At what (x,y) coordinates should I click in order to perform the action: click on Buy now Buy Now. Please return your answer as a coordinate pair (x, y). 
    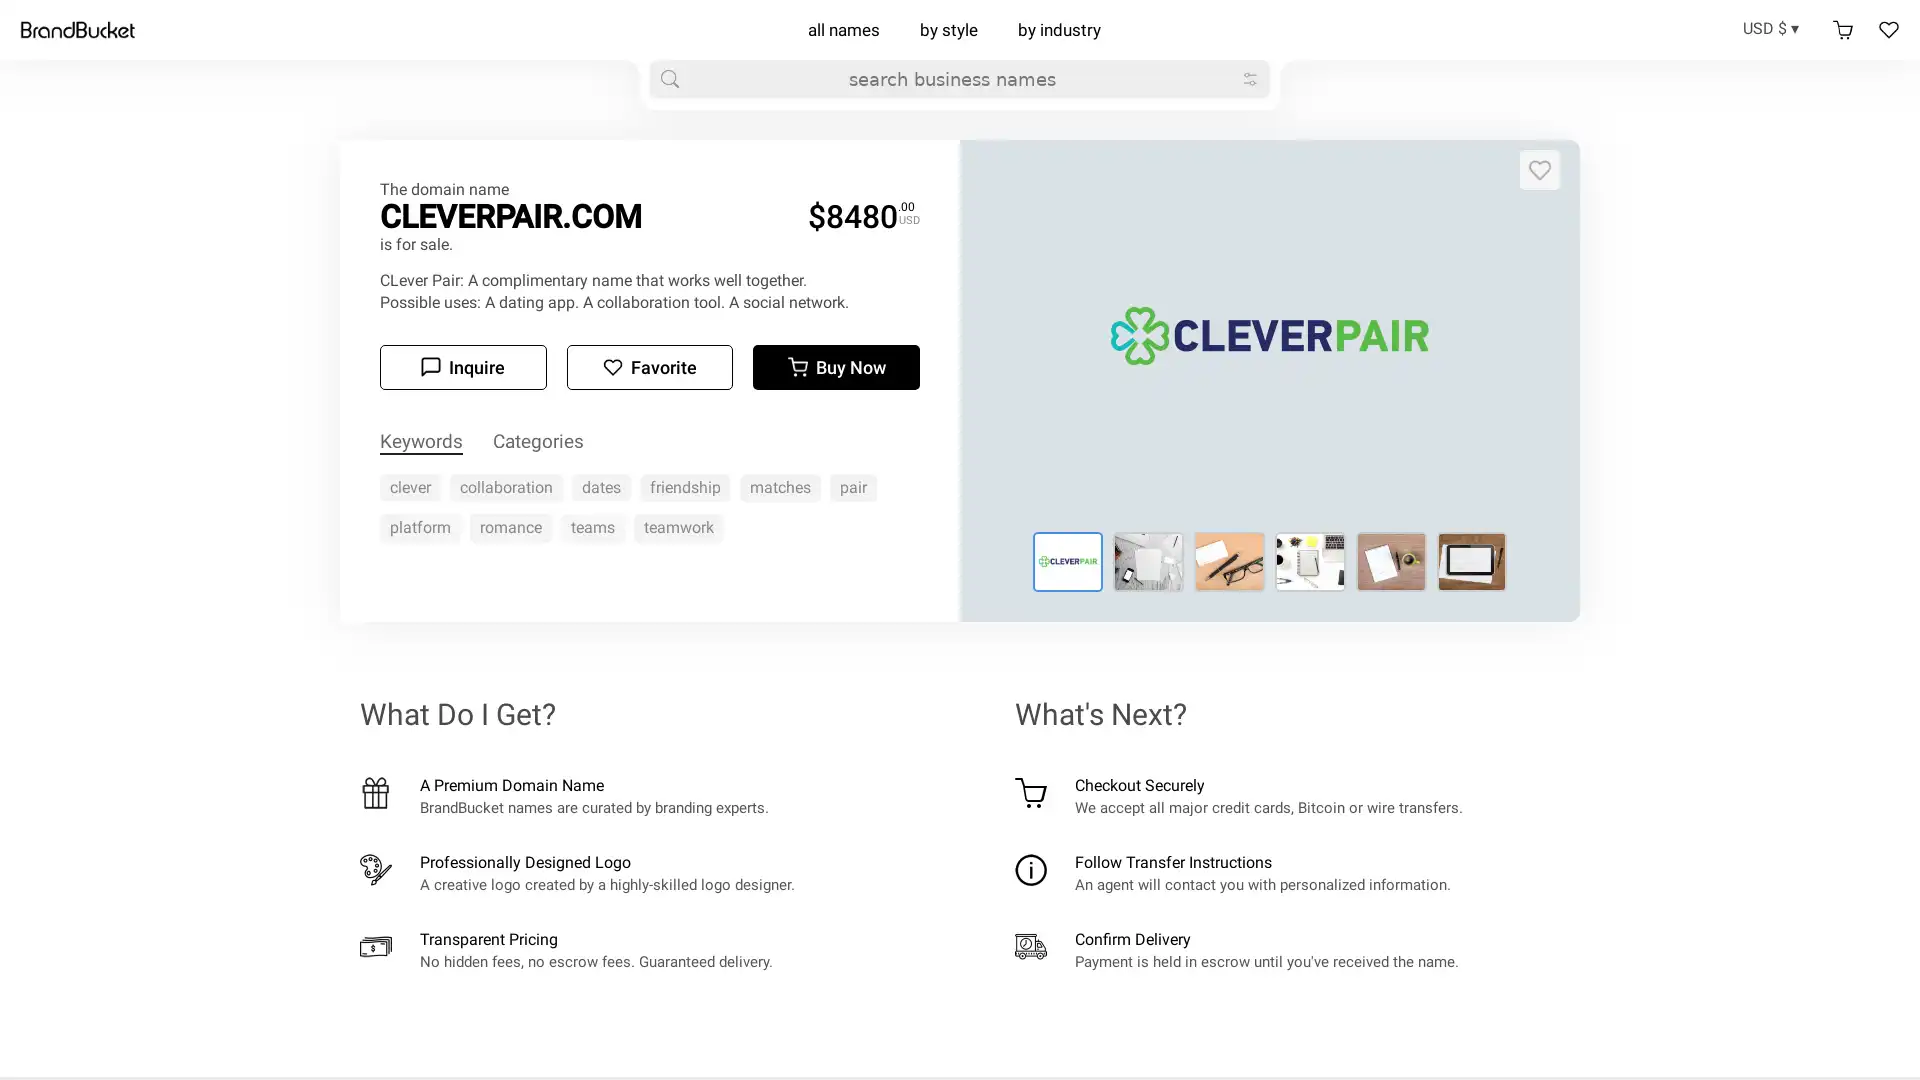
    Looking at the image, I should click on (836, 366).